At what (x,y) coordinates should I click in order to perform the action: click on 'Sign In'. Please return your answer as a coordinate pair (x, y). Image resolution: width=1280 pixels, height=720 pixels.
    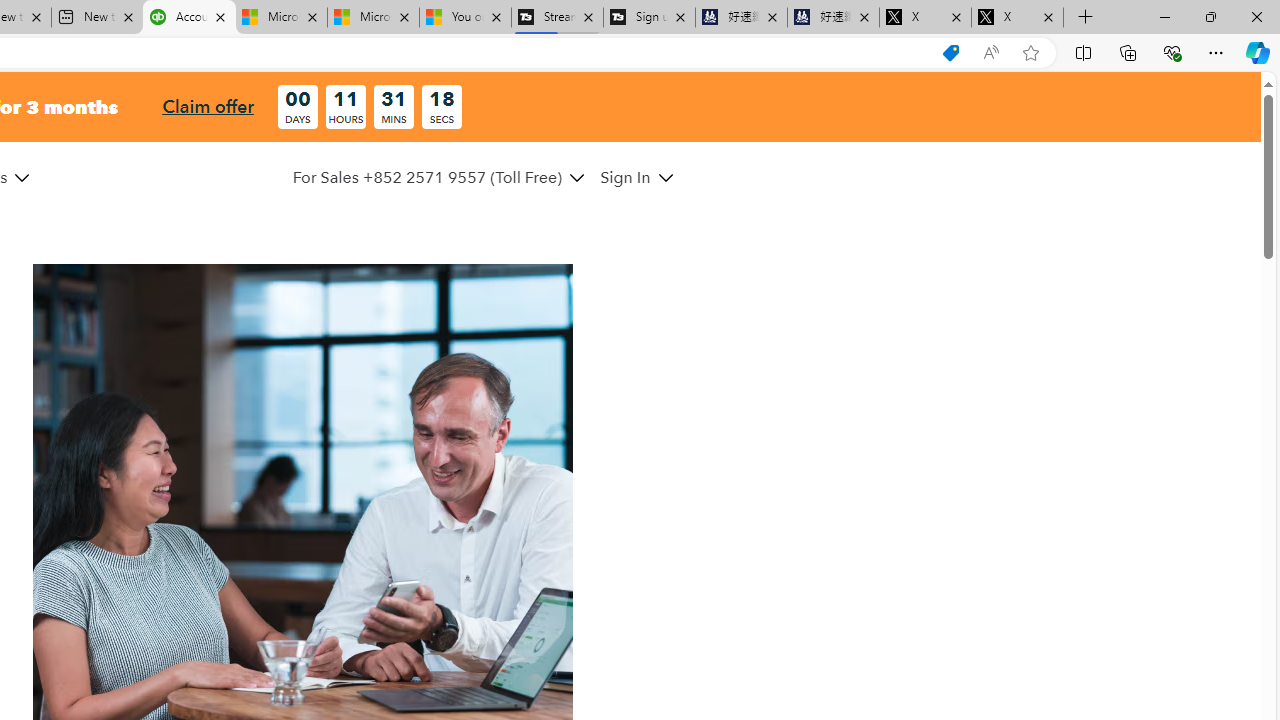
    Looking at the image, I should click on (635, 176).